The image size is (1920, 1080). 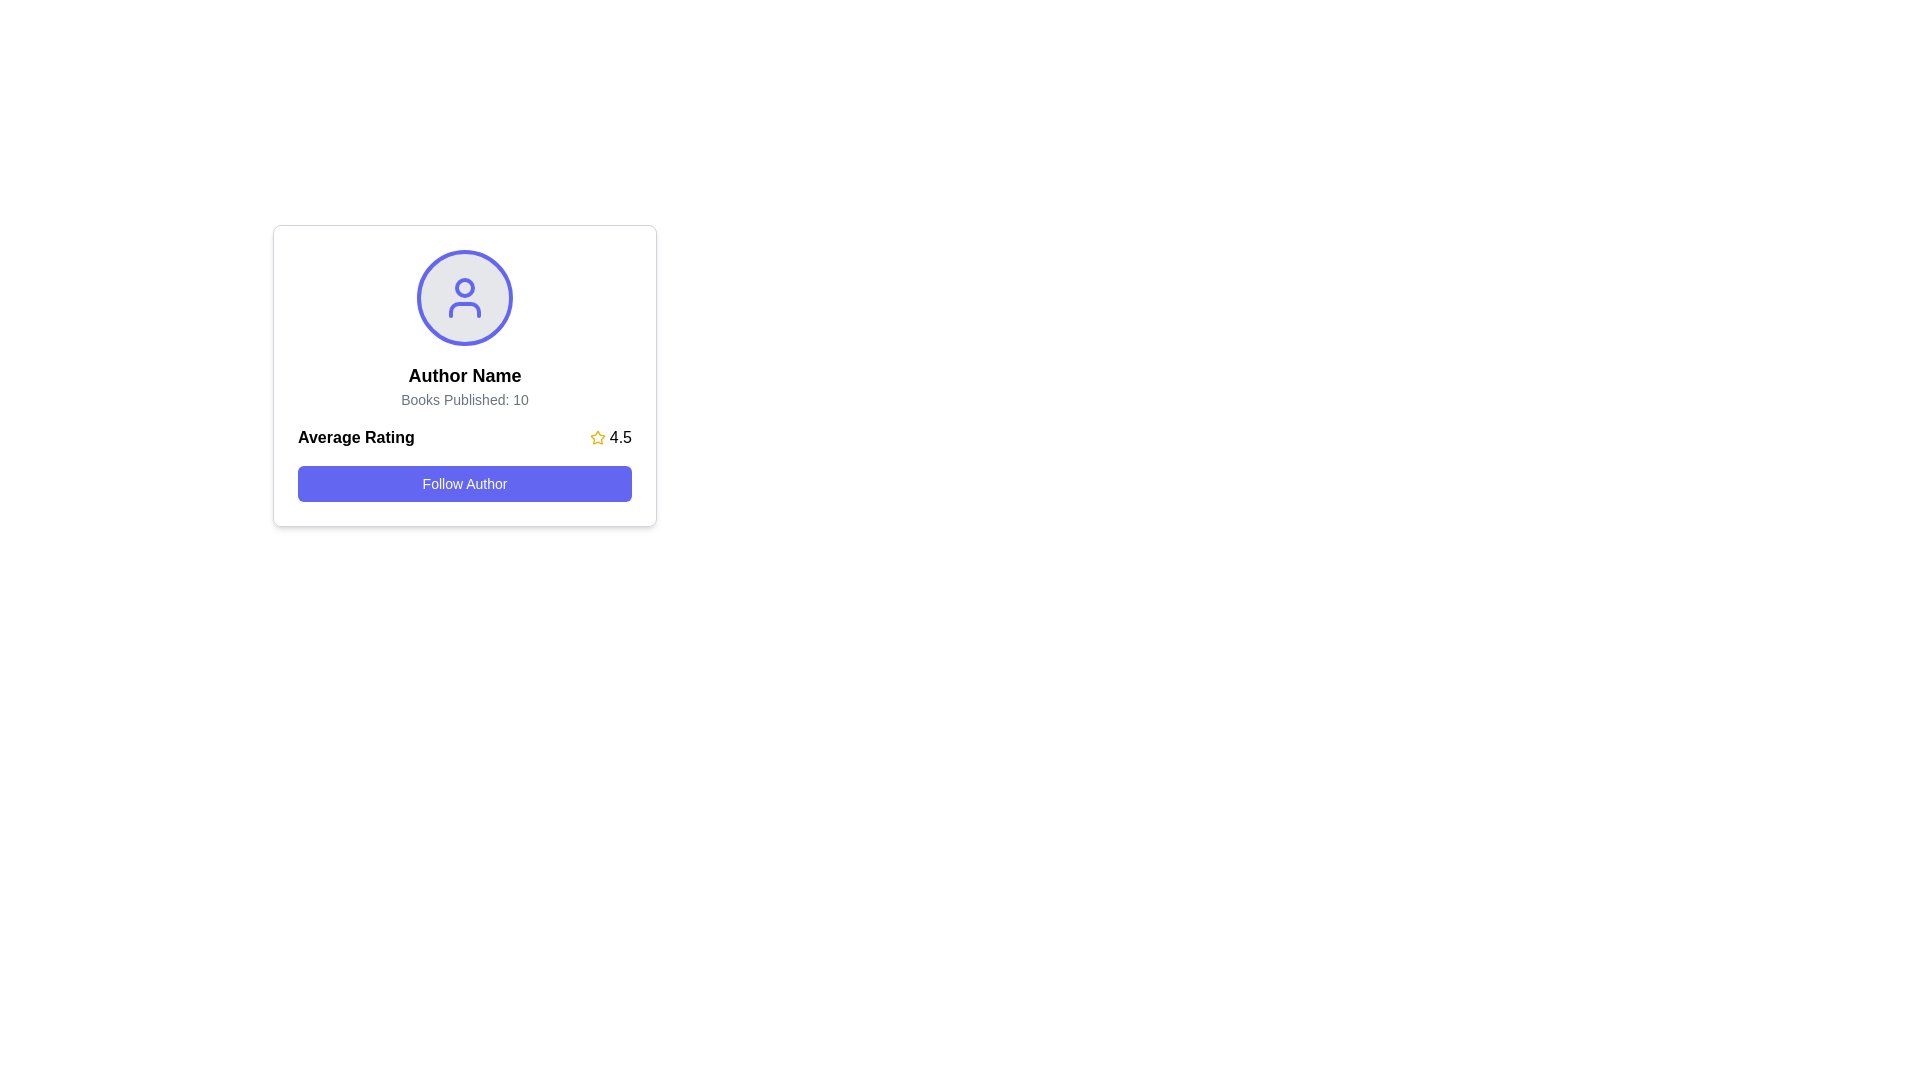 I want to click on the circular head shape within the user icon SVG, which is centrally located at the top of the user card layout, so click(x=464, y=288).